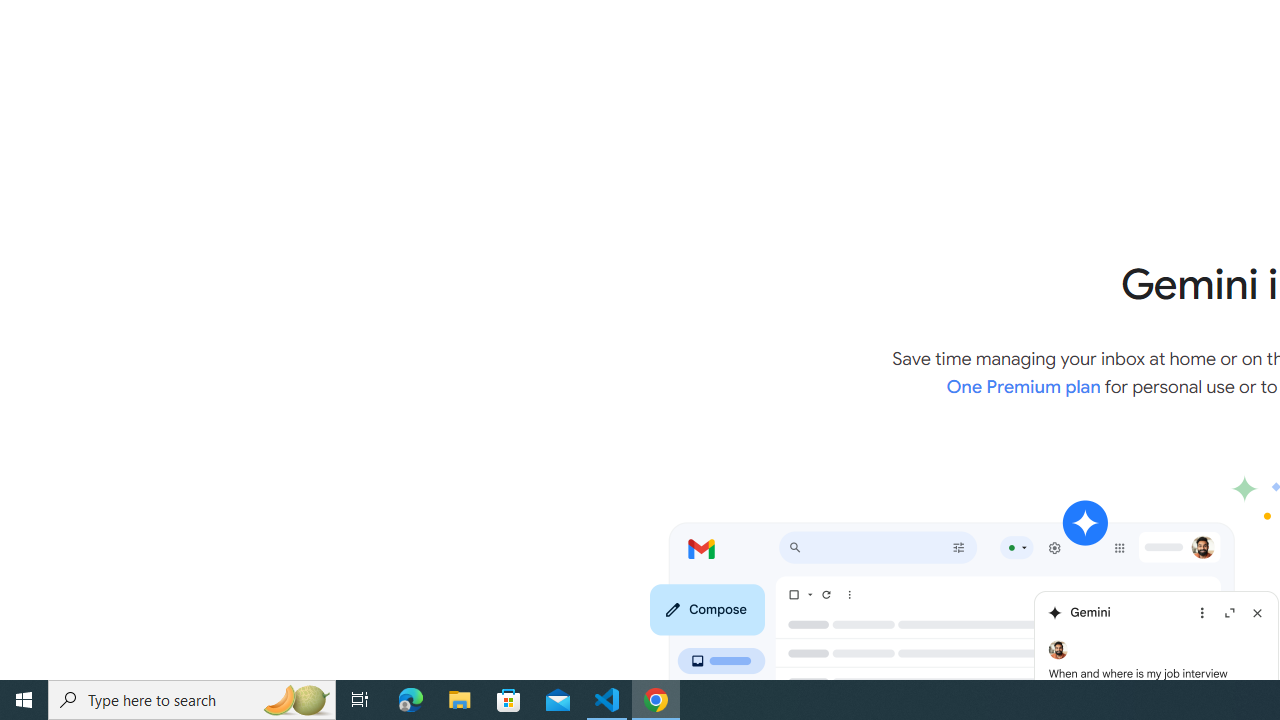 The width and height of the screenshot is (1280, 720). What do you see at coordinates (656, 698) in the screenshot?
I see `'Google Chrome - 1 running window'` at bounding box center [656, 698].